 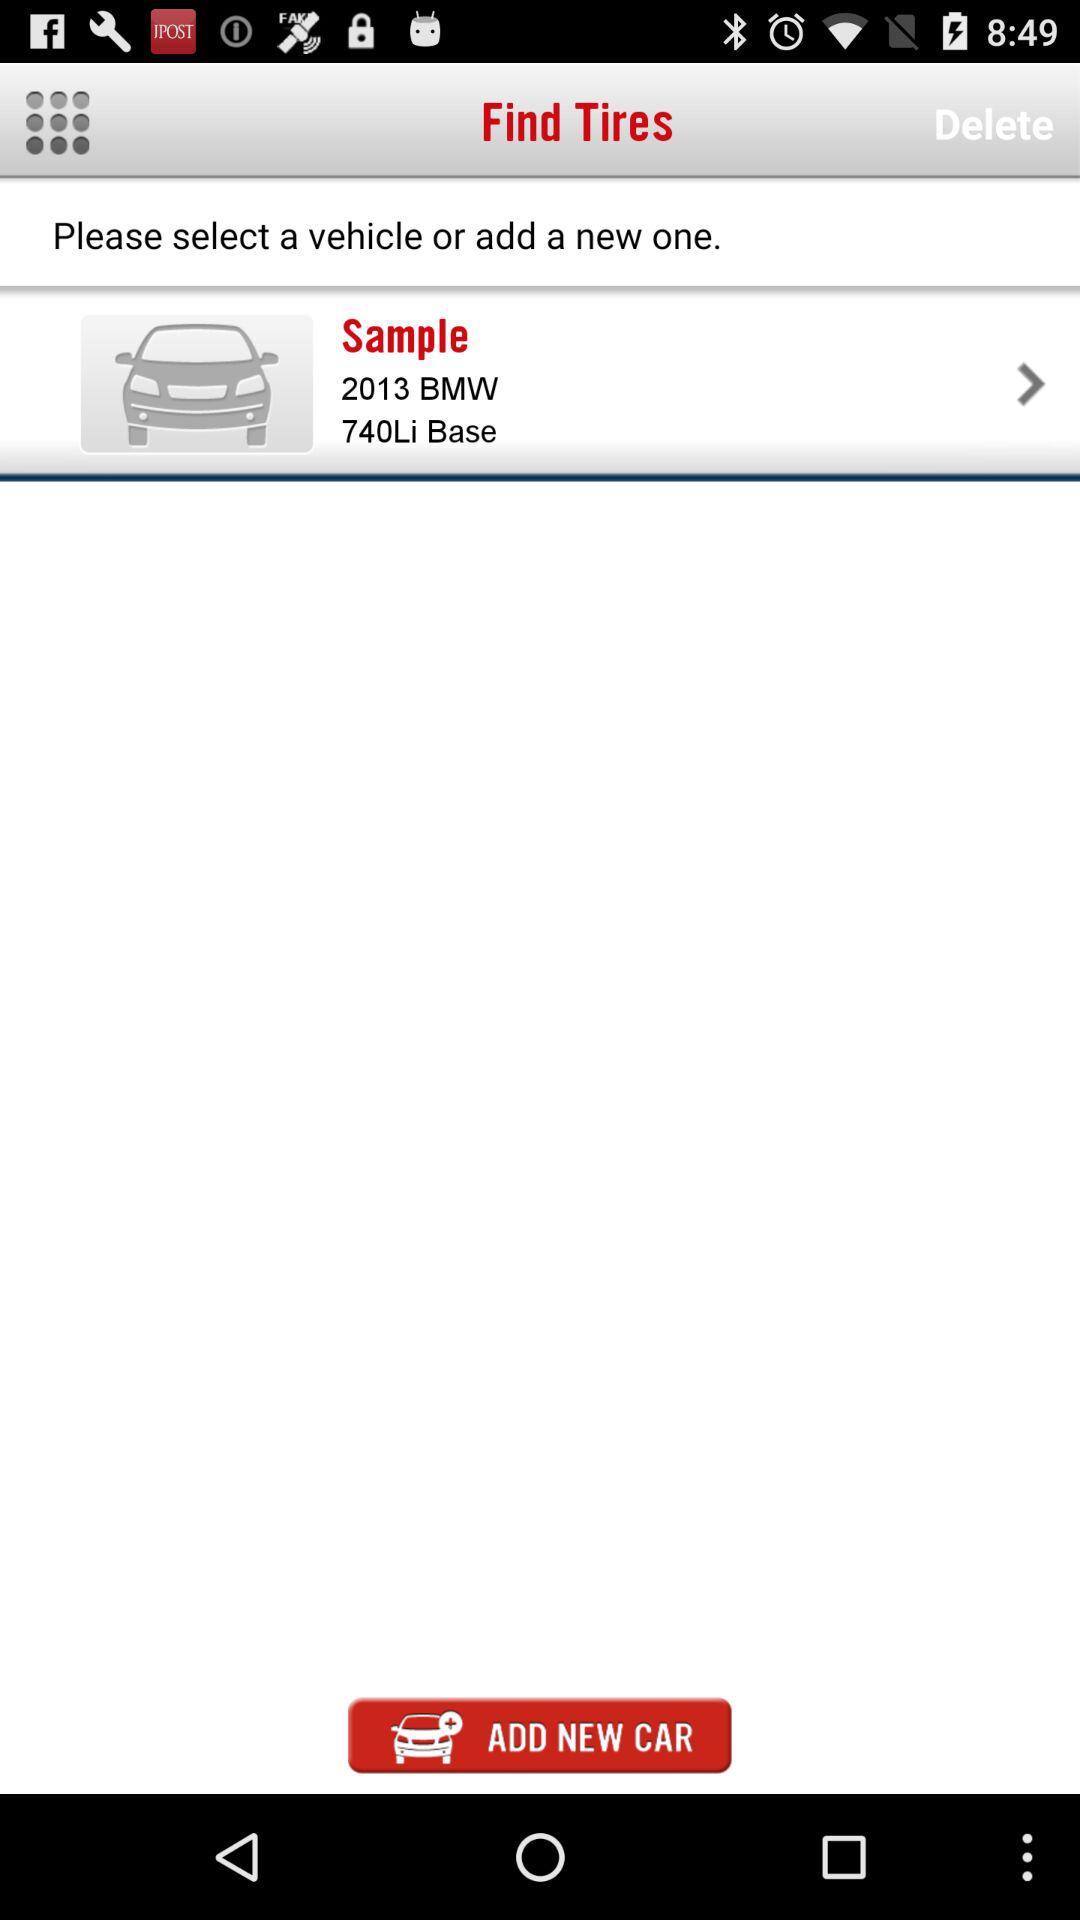 I want to click on another vehicle, so click(x=540, y=1734).